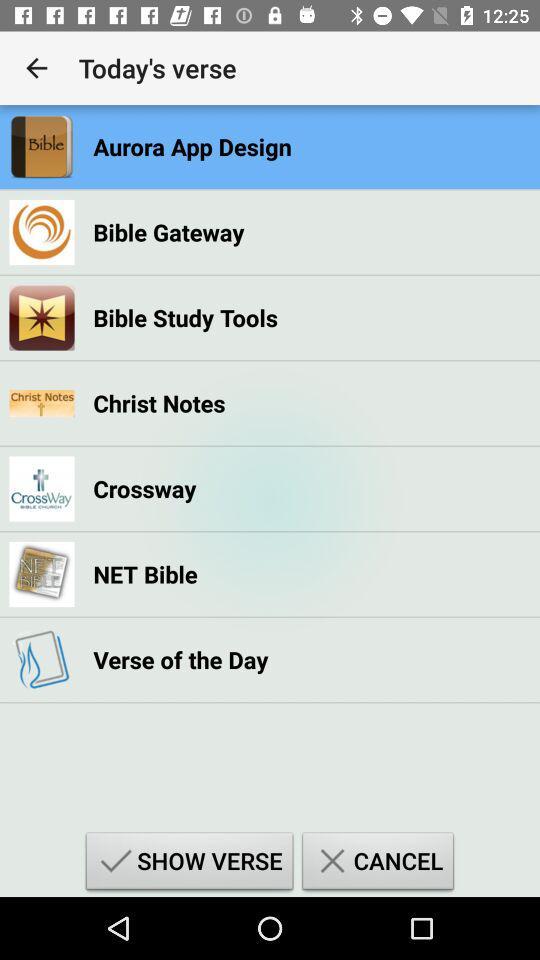 Image resolution: width=540 pixels, height=960 pixels. Describe the element at coordinates (143, 487) in the screenshot. I see `crossway` at that location.